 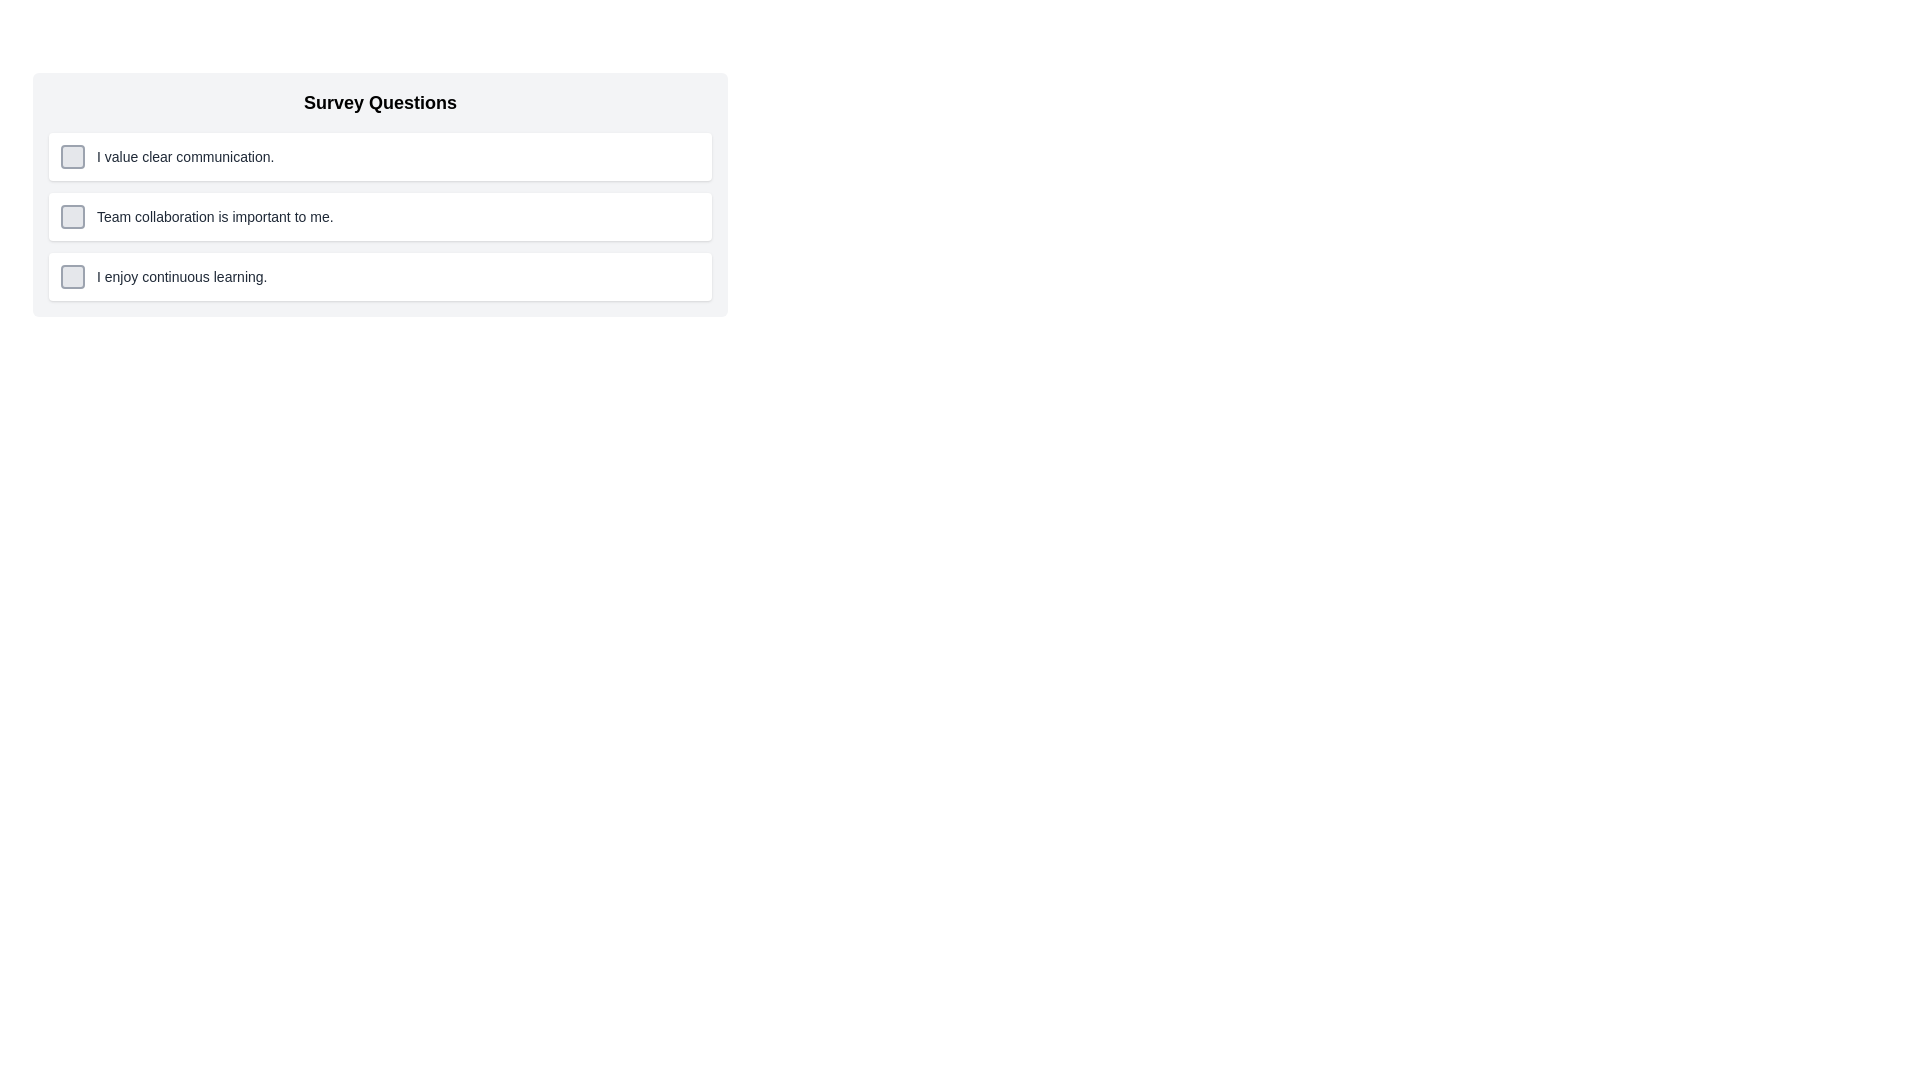 I want to click on the checkbox with a light gray background and darker gray border, located to the left of the text 'I enjoy continuous learning.', so click(x=72, y=277).